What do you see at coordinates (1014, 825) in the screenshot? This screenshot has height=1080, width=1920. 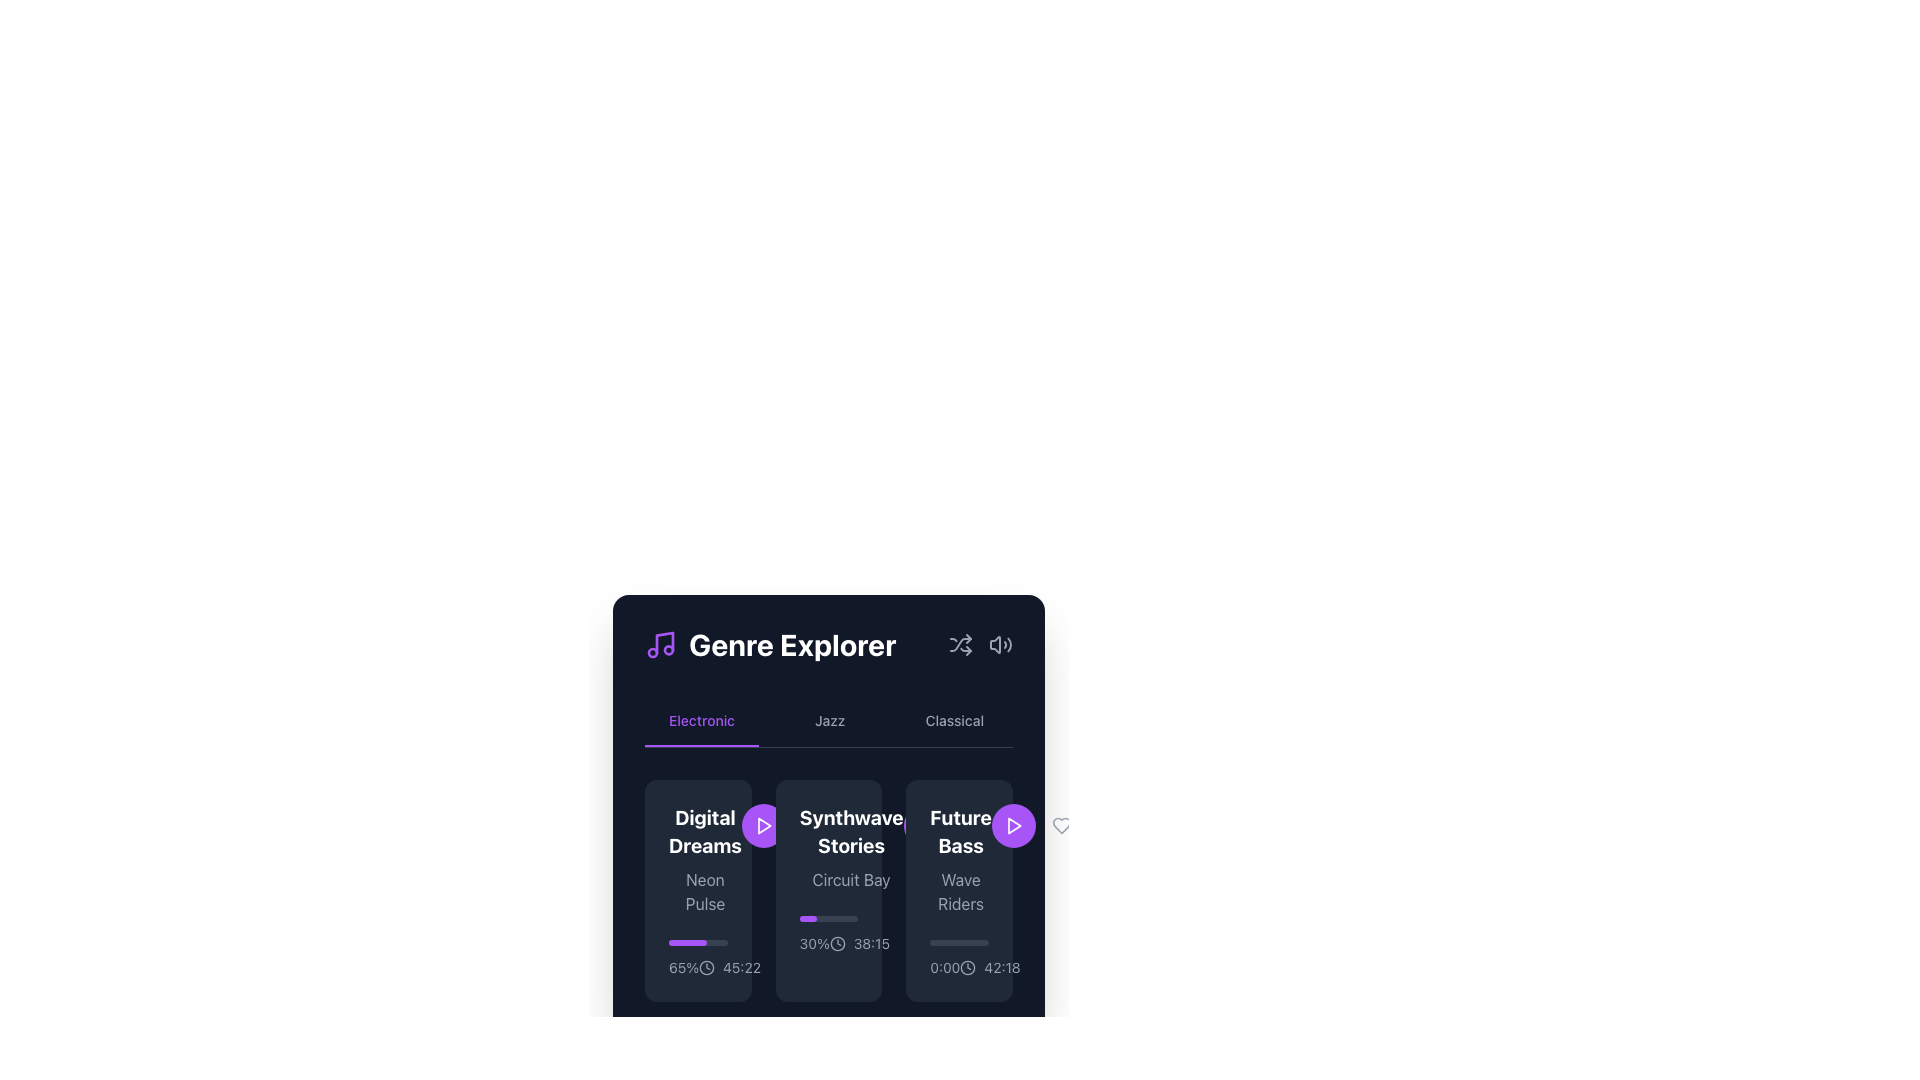 I see `the play button to initiate playing the track associated with the 'Future Bass' card in the Genre Explorer section` at bounding box center [1014, 825].